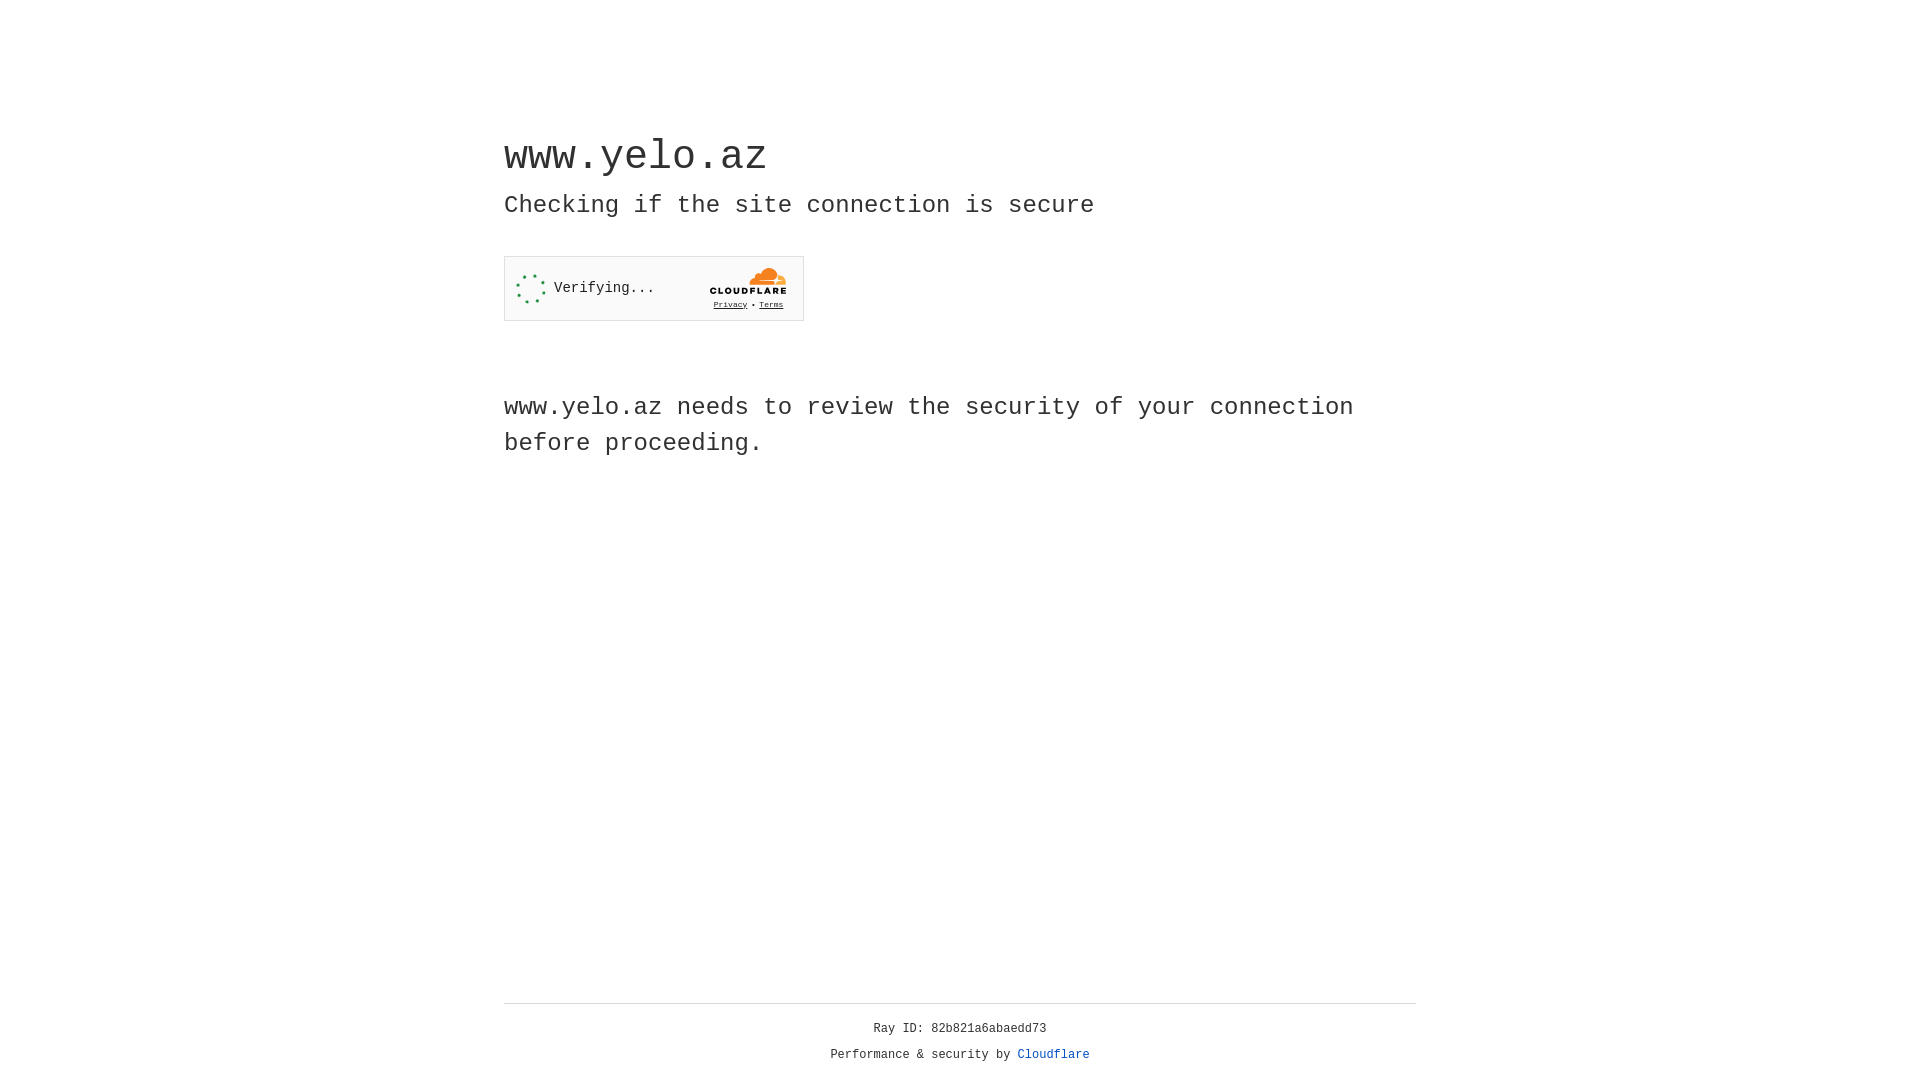 This screenshot has width=1920, height=1080. I want to click on 'Widget containing a Cloudflare security challenge', so click(653, 288).